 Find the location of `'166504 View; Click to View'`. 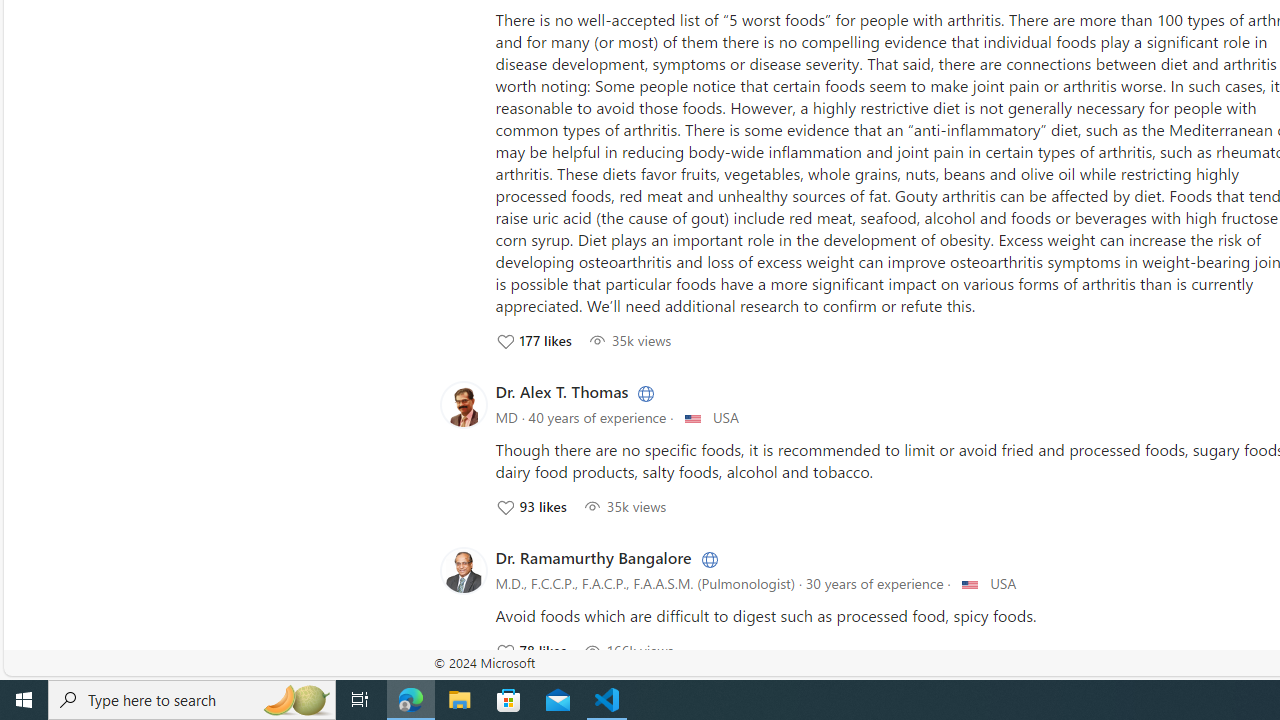

'166504 View; Click to View' is located at coordinates (627, 650).